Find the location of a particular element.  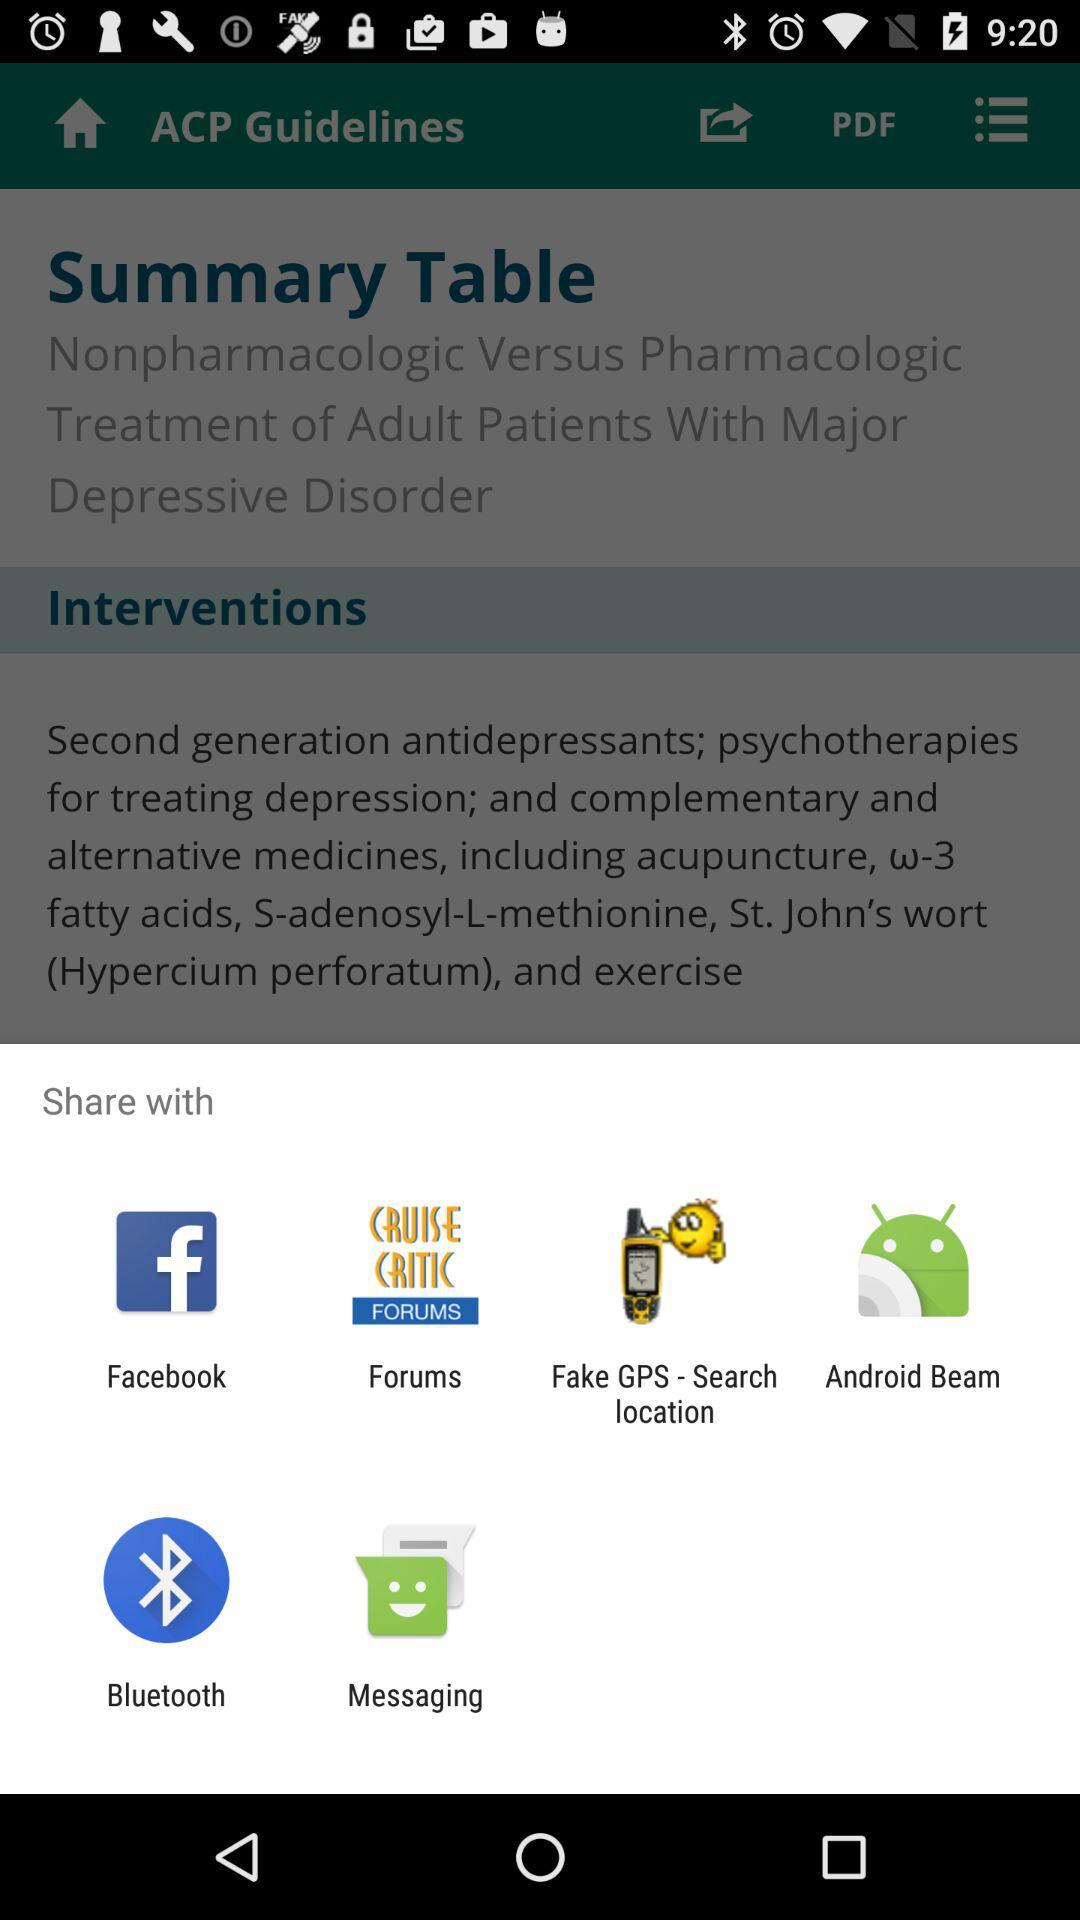

the icon next to the fake gps search is located at coordinates (414, 1392).